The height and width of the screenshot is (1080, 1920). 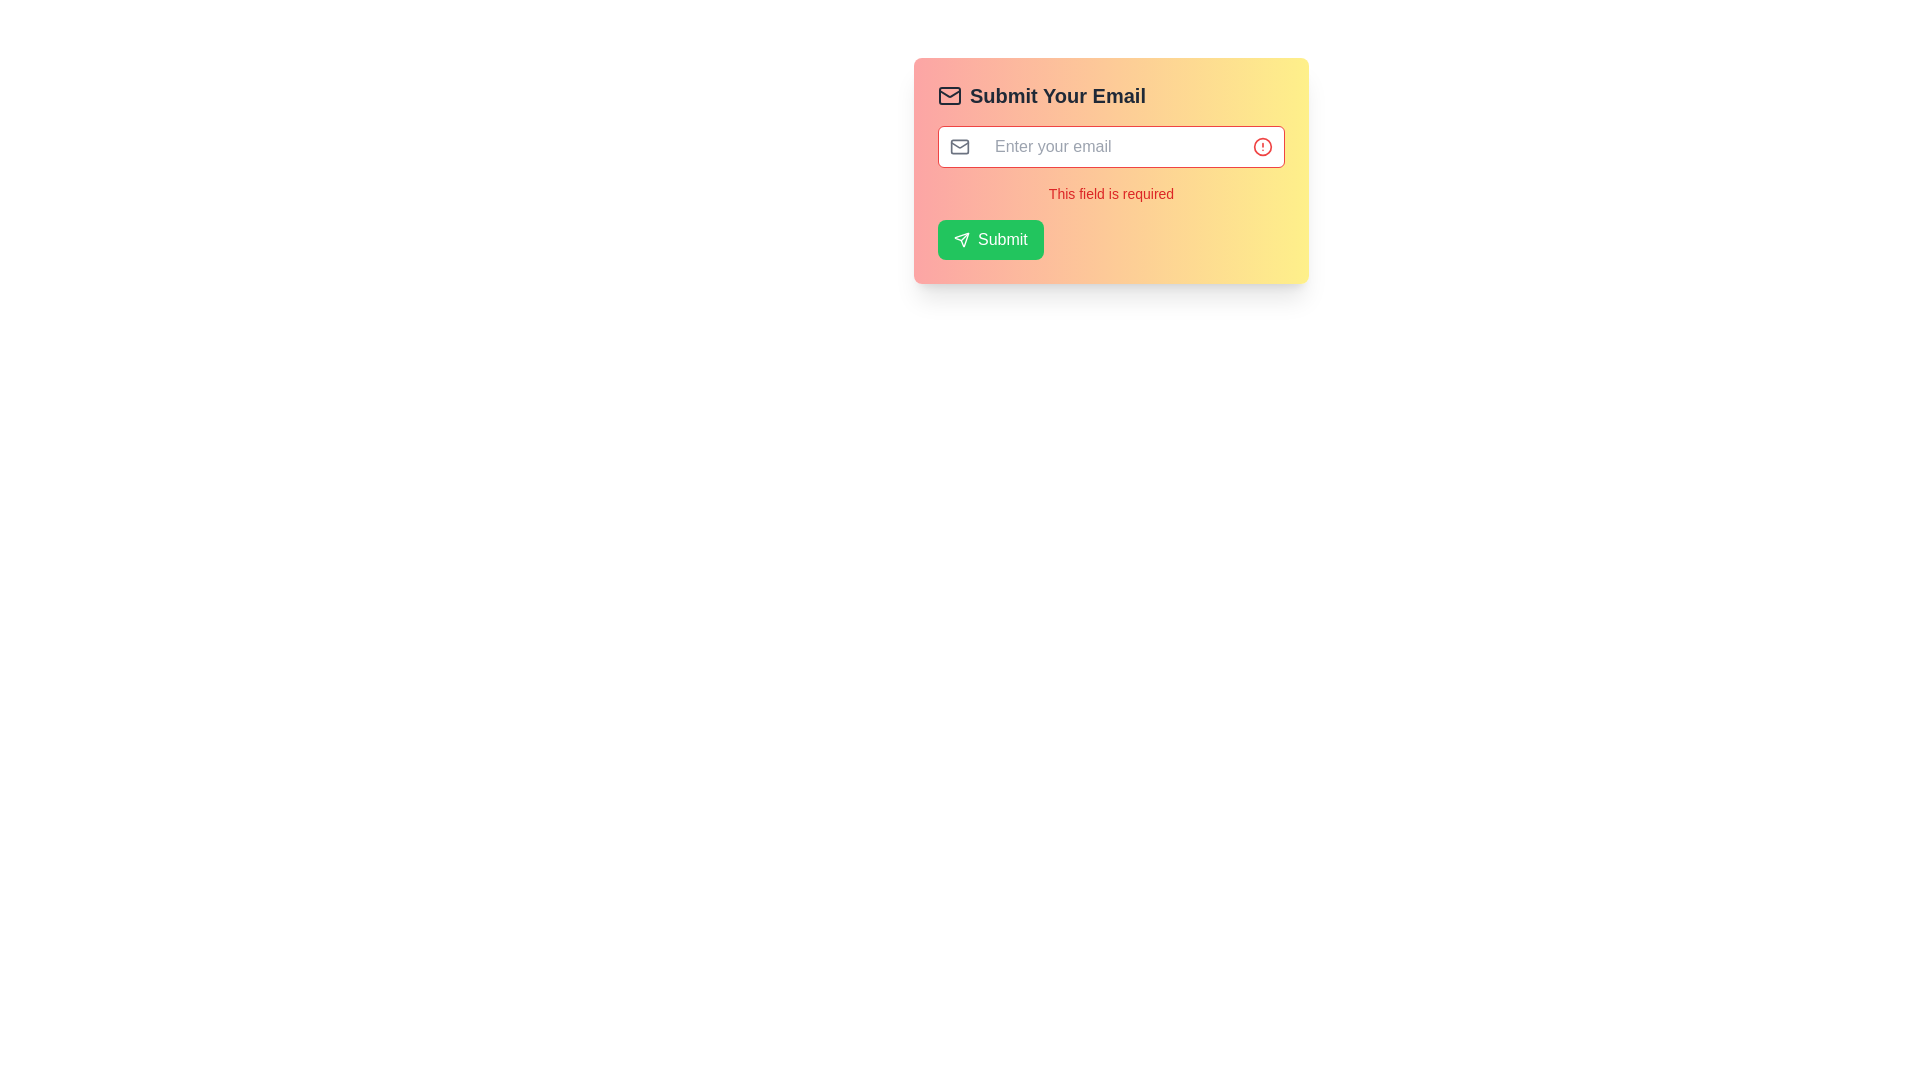 I want to click on the email icon located at the left of the 'Submit Your Email' heading to indicate its function for electronic communication, so click(x=949, y=96).